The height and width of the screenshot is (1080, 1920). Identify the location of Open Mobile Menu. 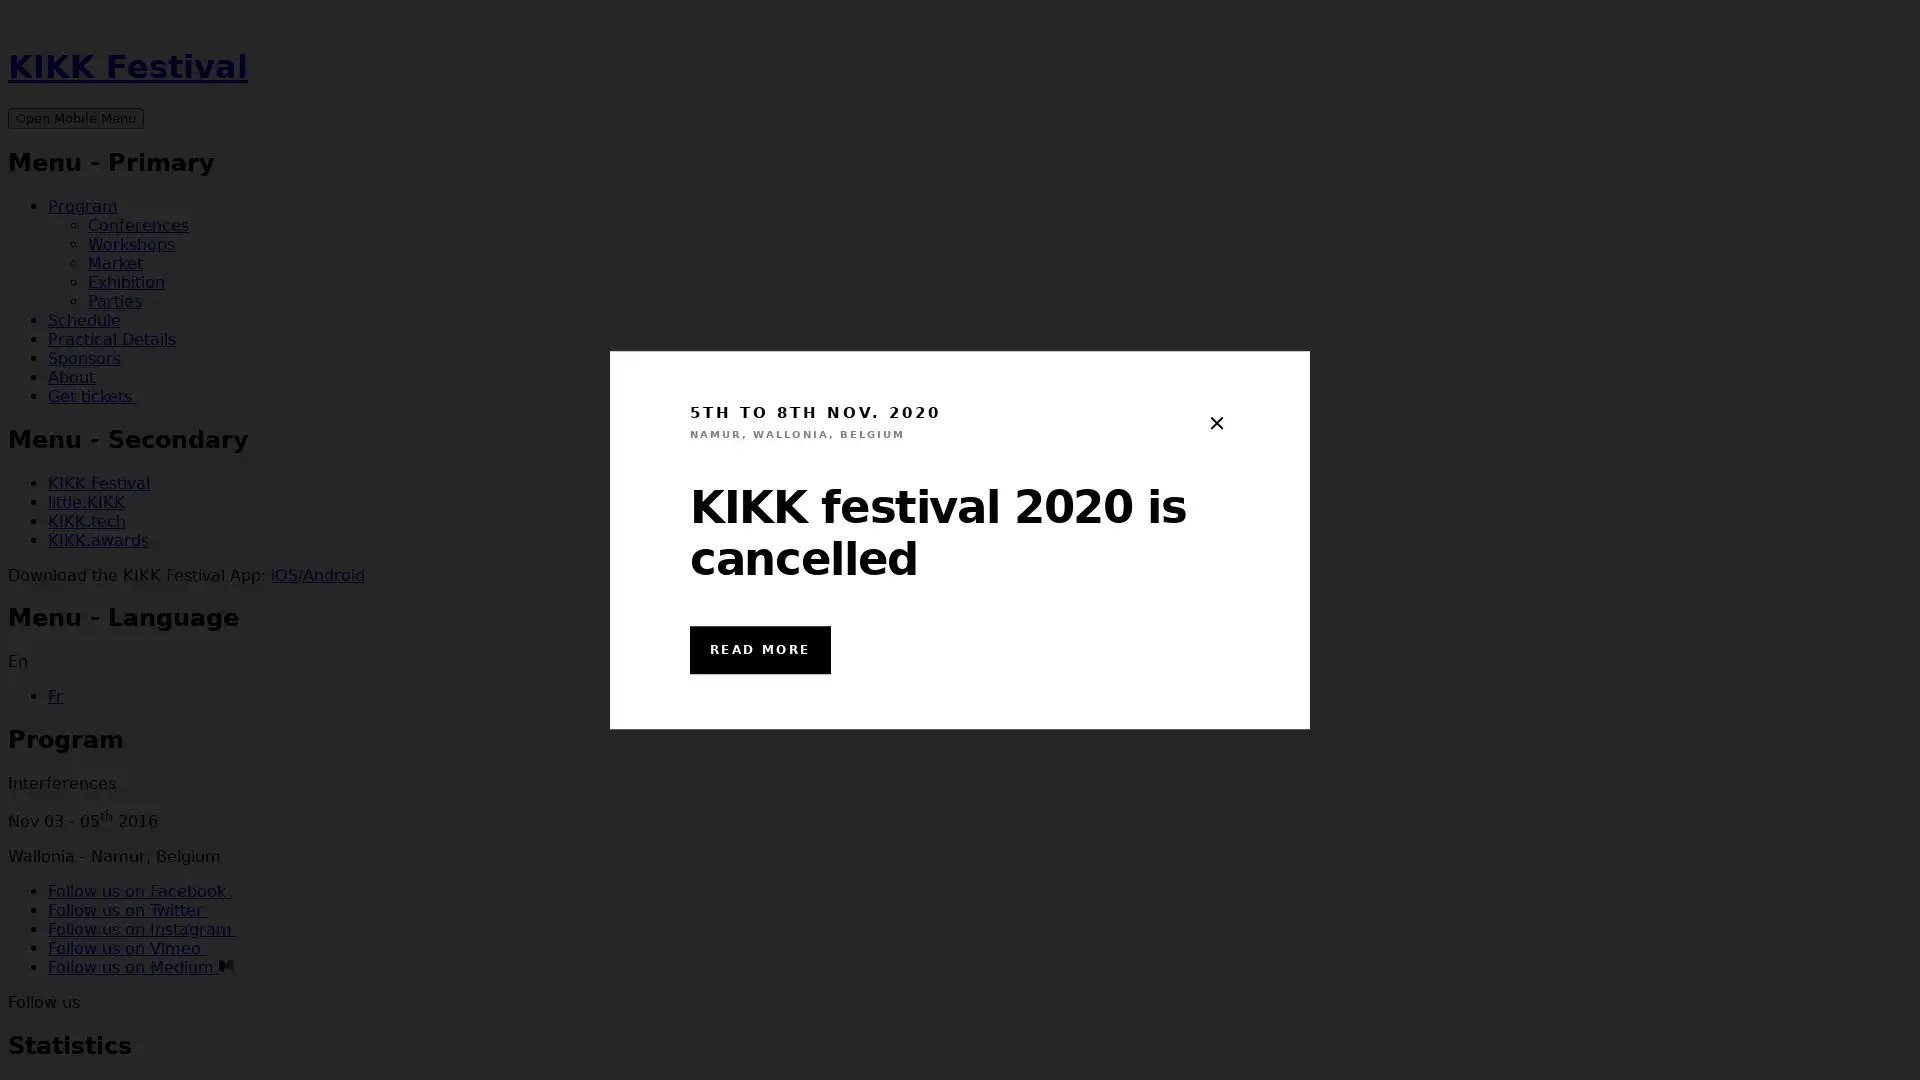
(76, 117).